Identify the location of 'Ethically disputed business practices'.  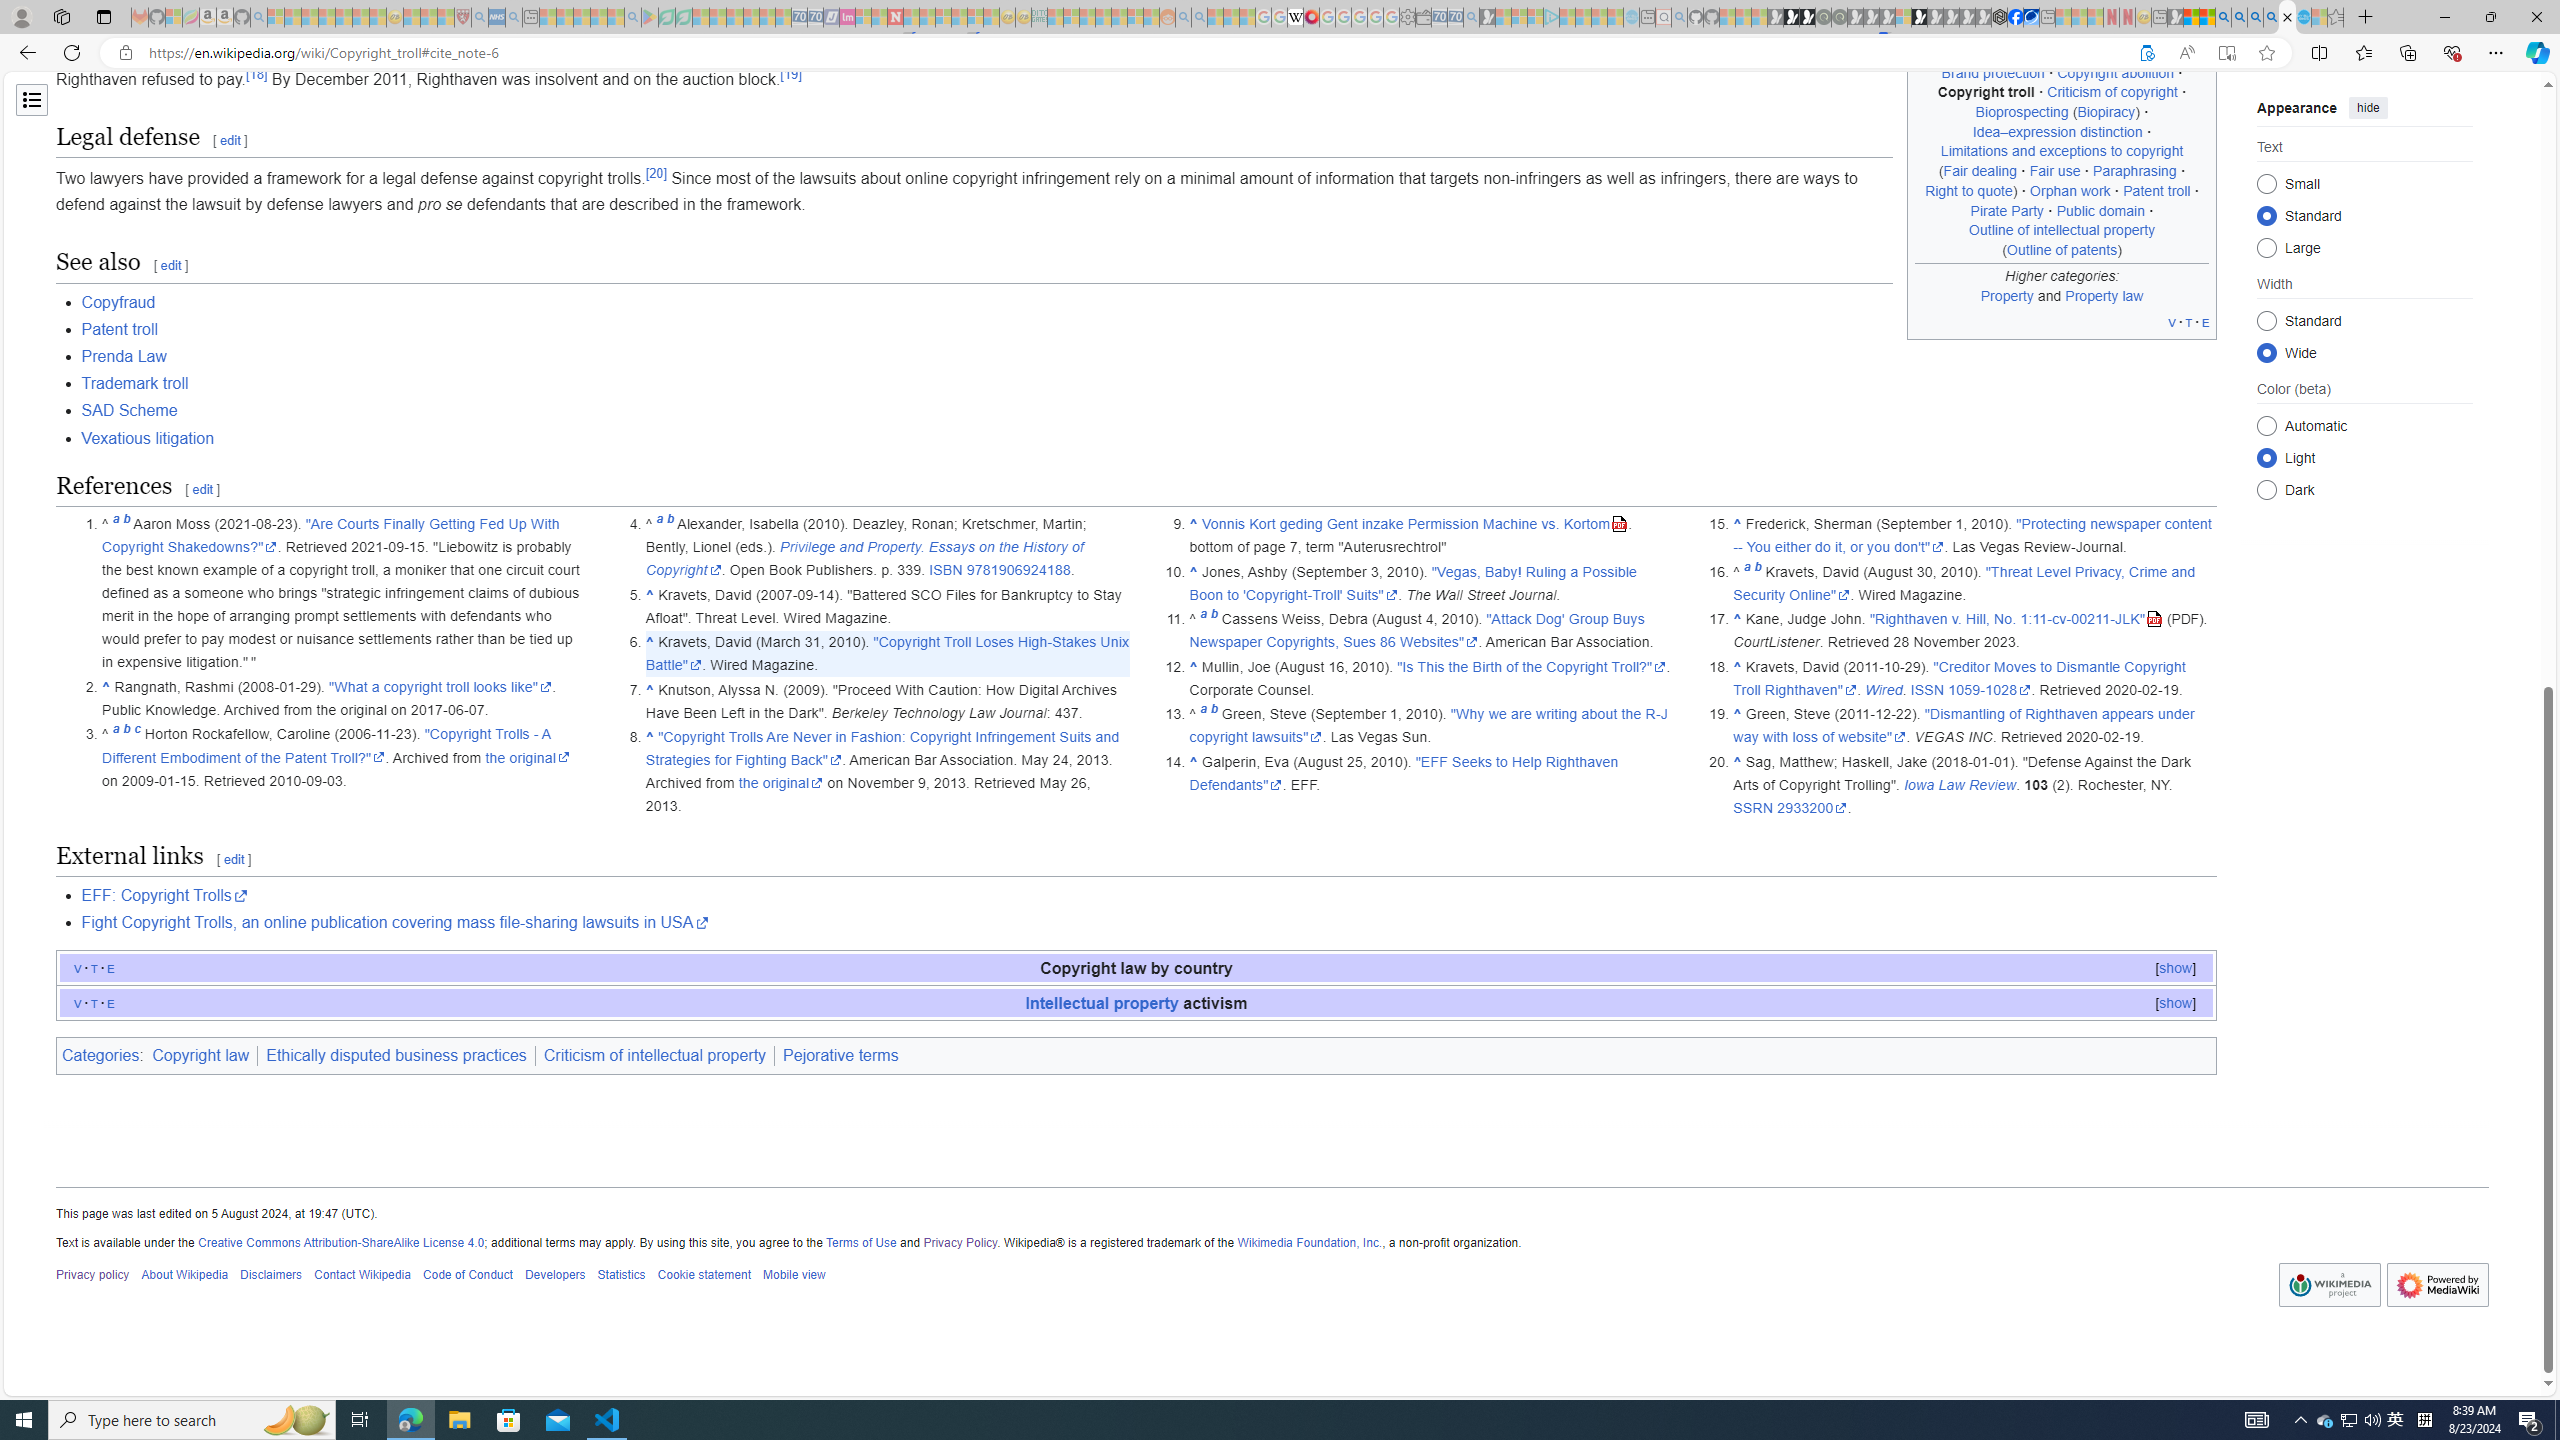
(395, 1056).